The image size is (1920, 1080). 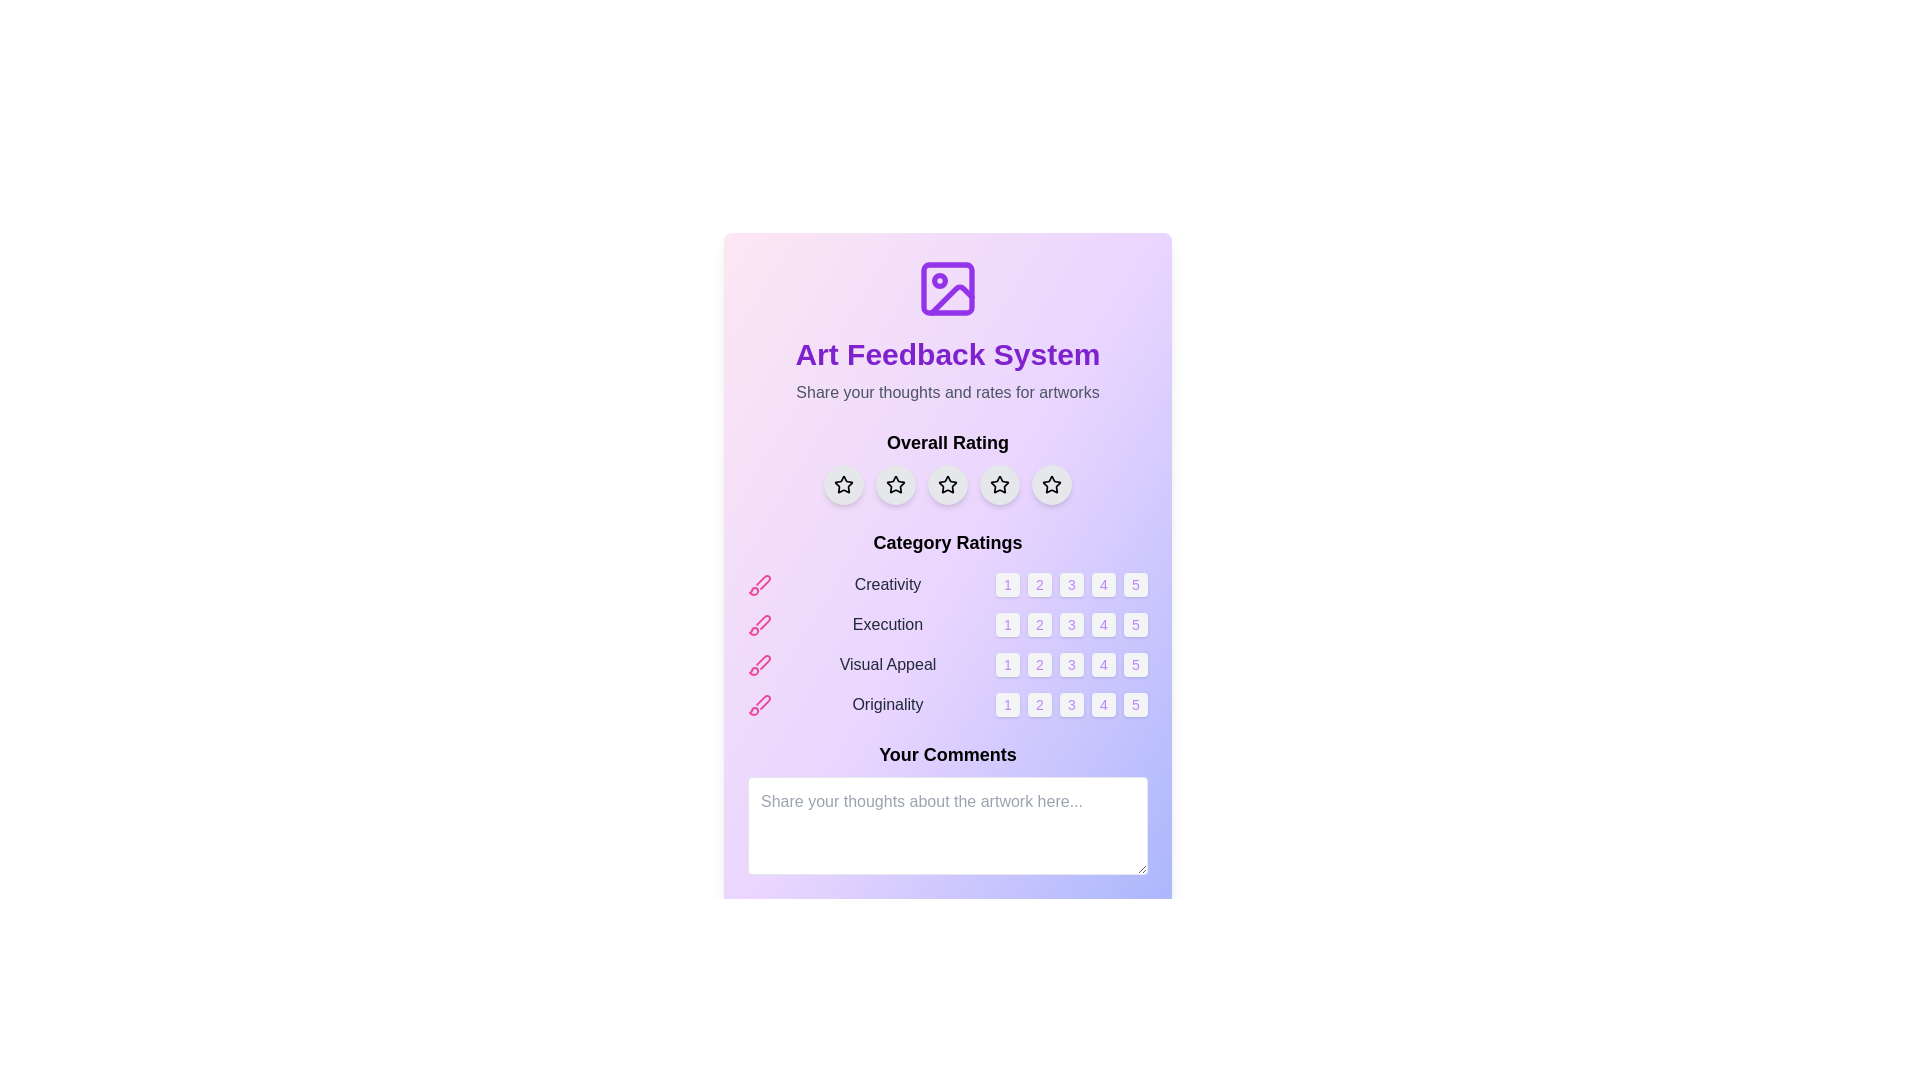 I want to click on the fourth button in the series of five buttons under the 'Visual Appeal' category, so click(x=1103, y=664).